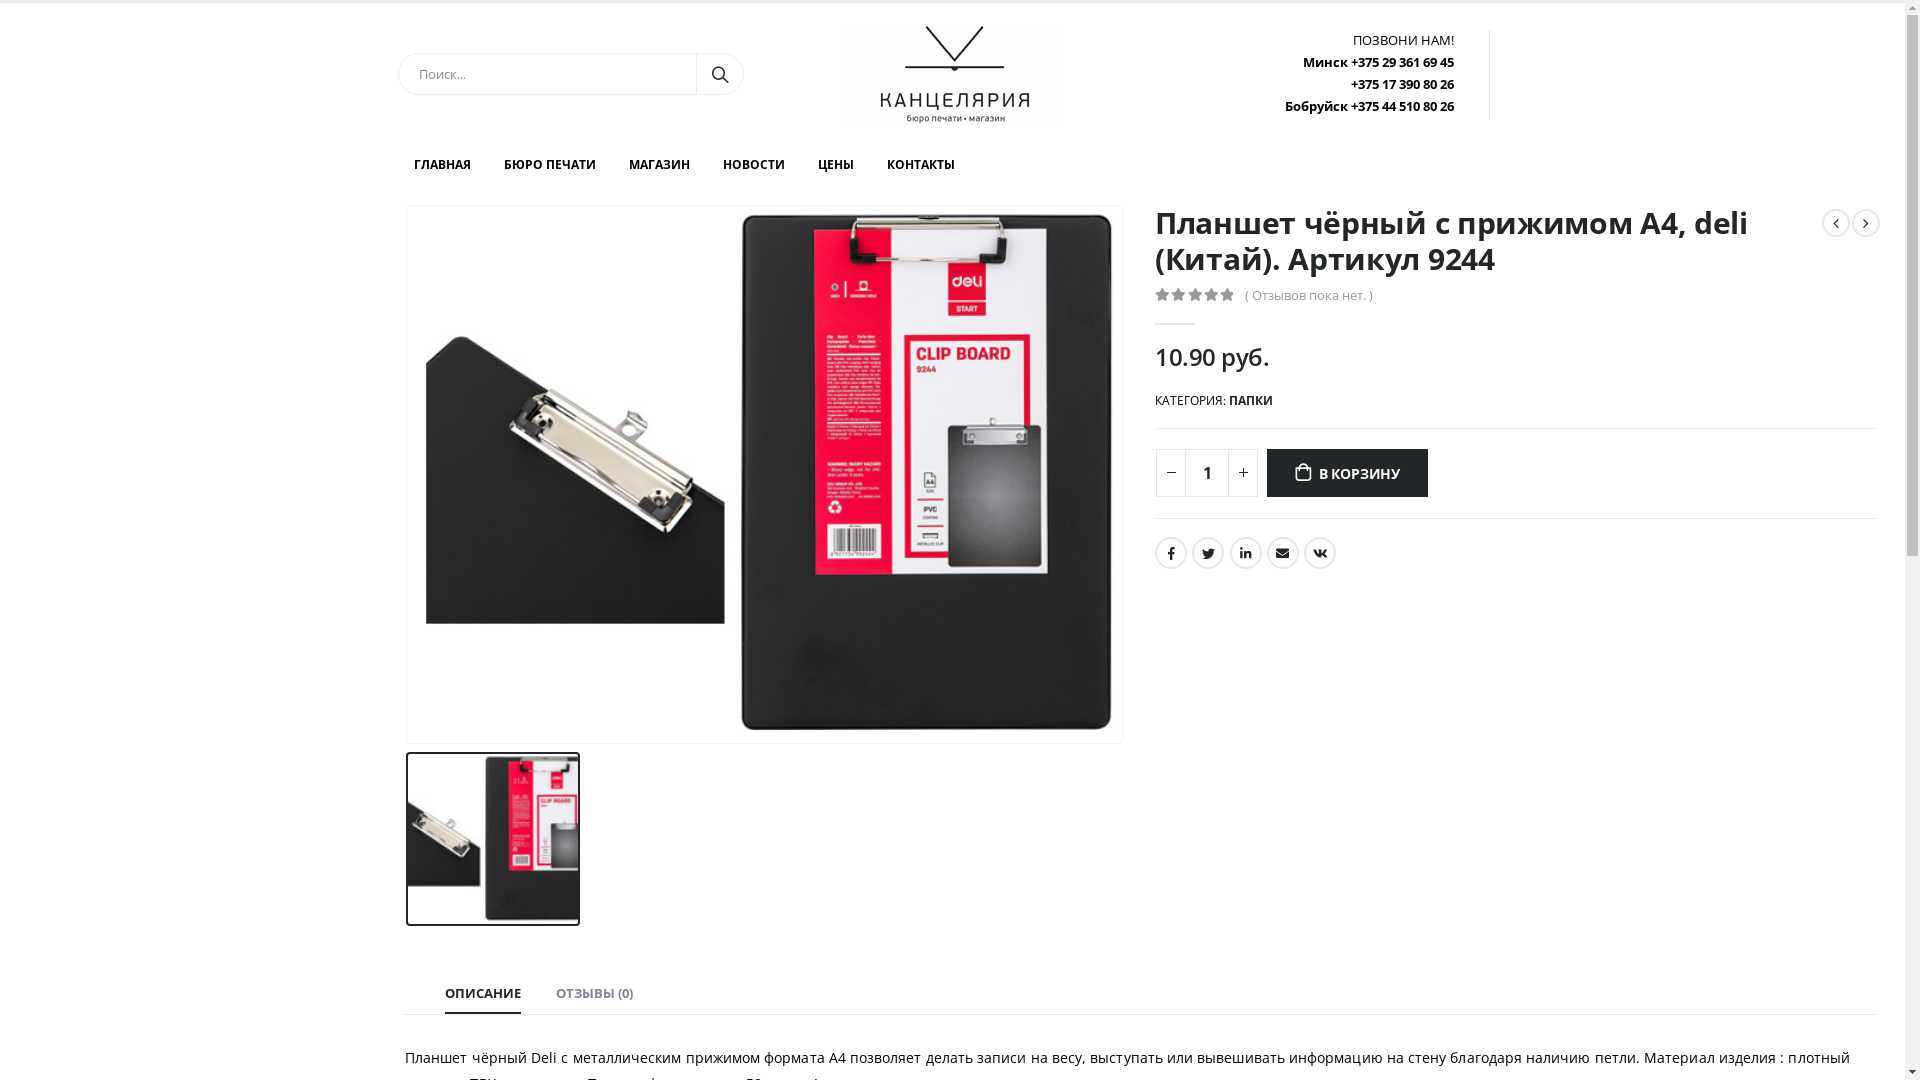  I want to click on '-', so click(1171, 473).